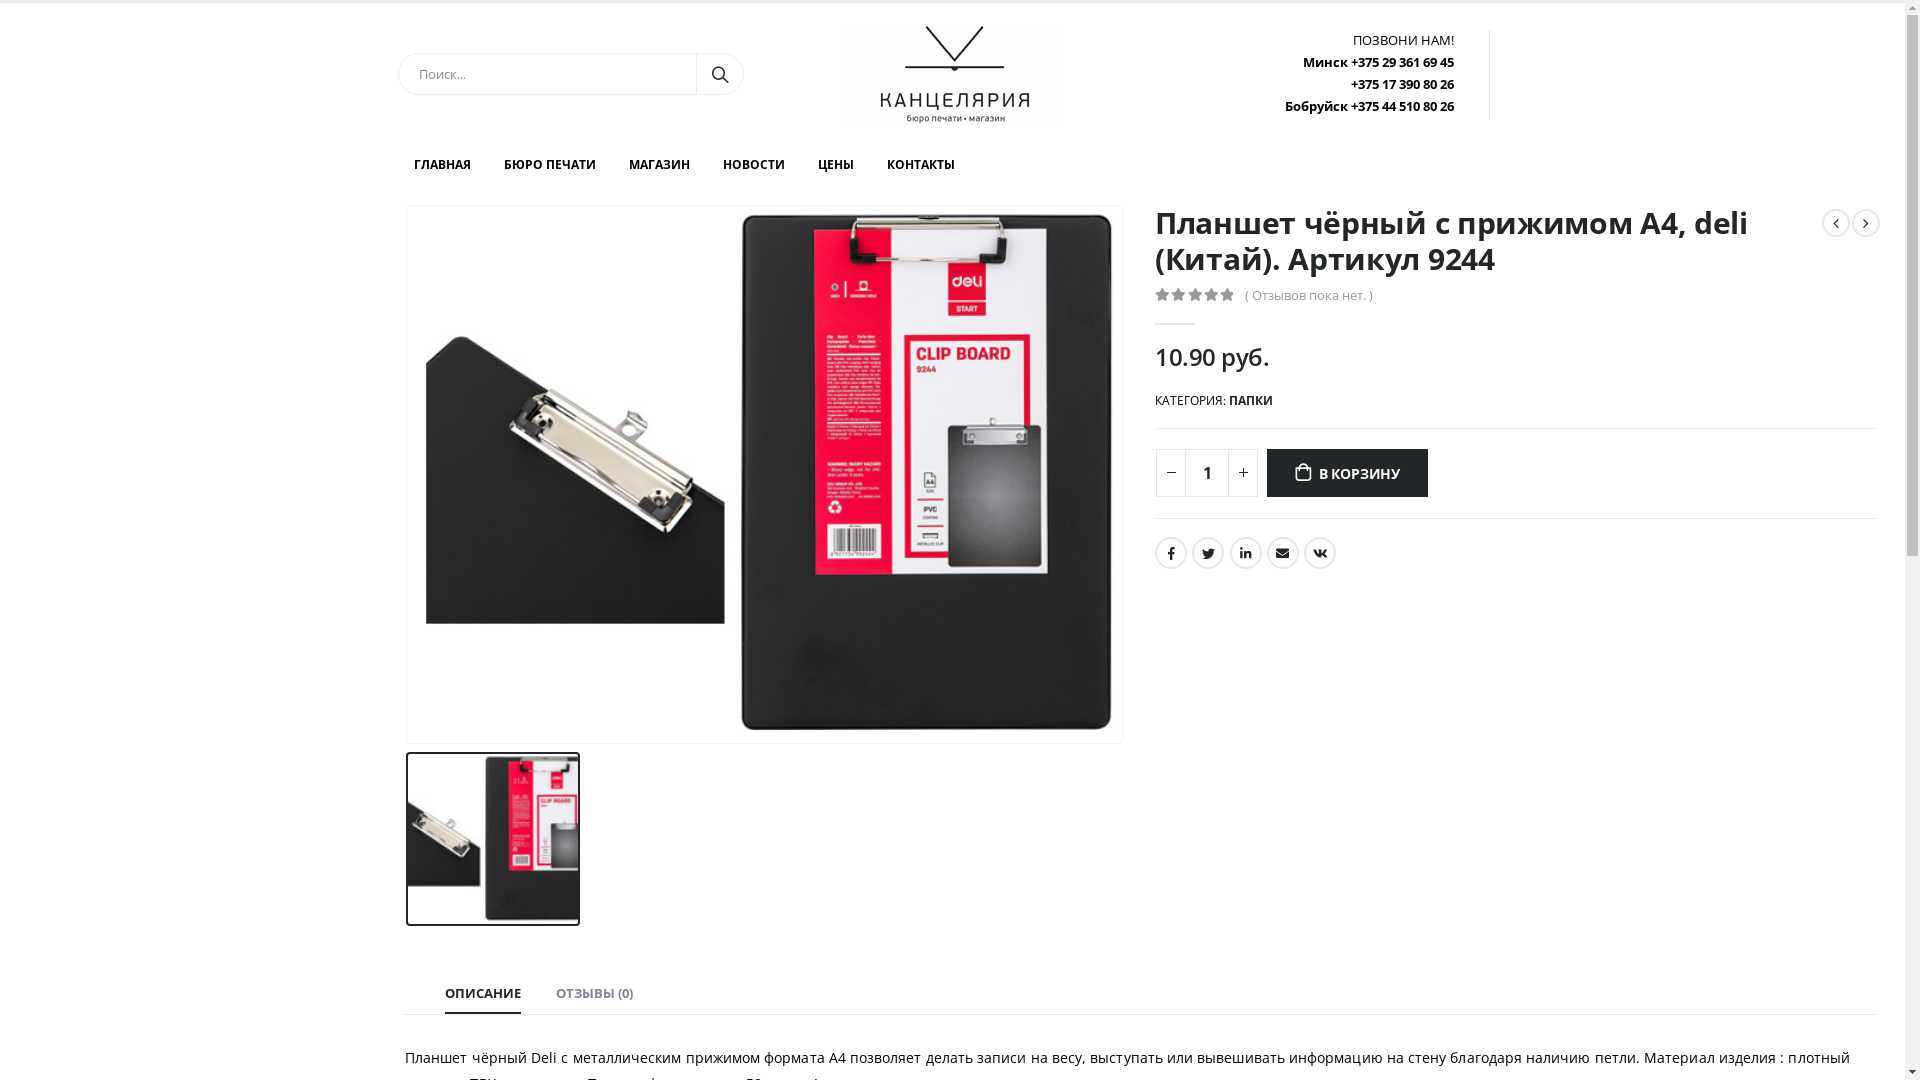  I want to click on '-', so click(1171, 473).